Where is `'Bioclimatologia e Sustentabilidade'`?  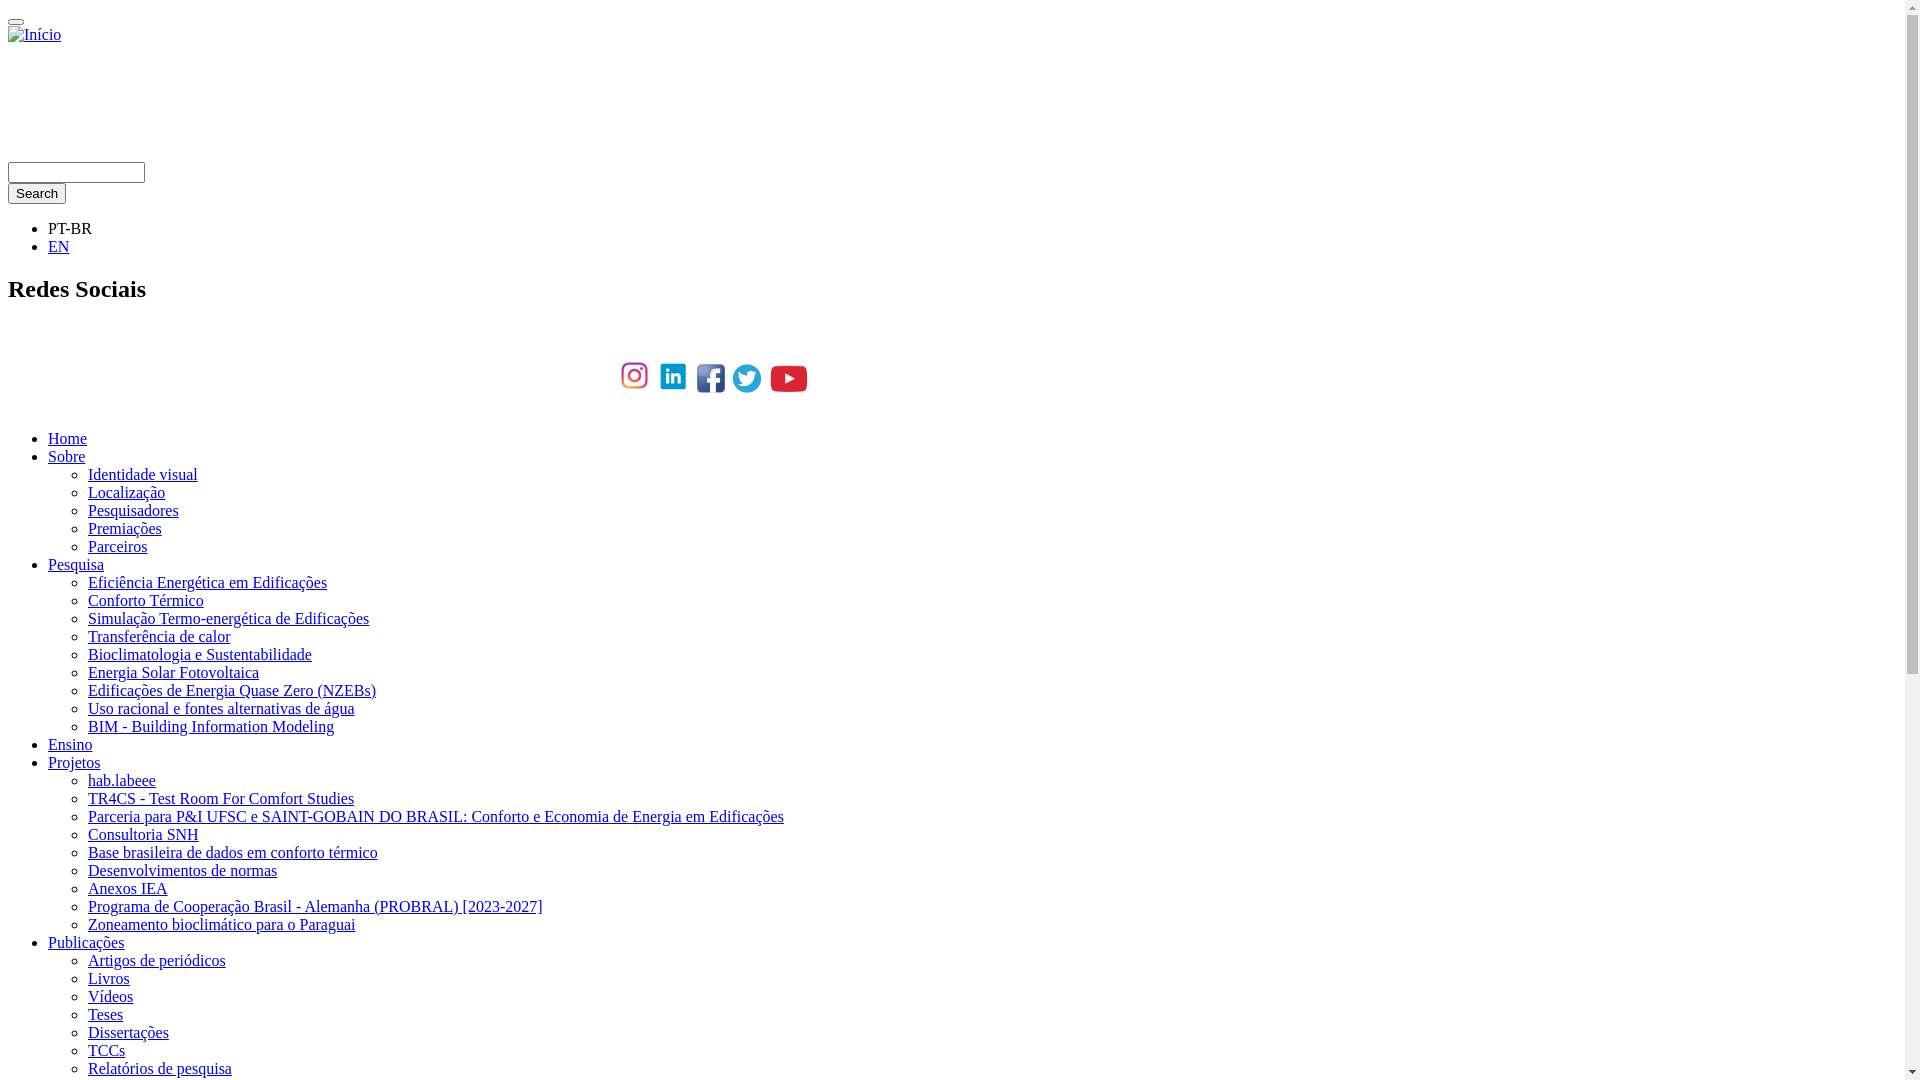
'Bioclimatologia e Sustentabilidade' is located at coordinates (200, 654).